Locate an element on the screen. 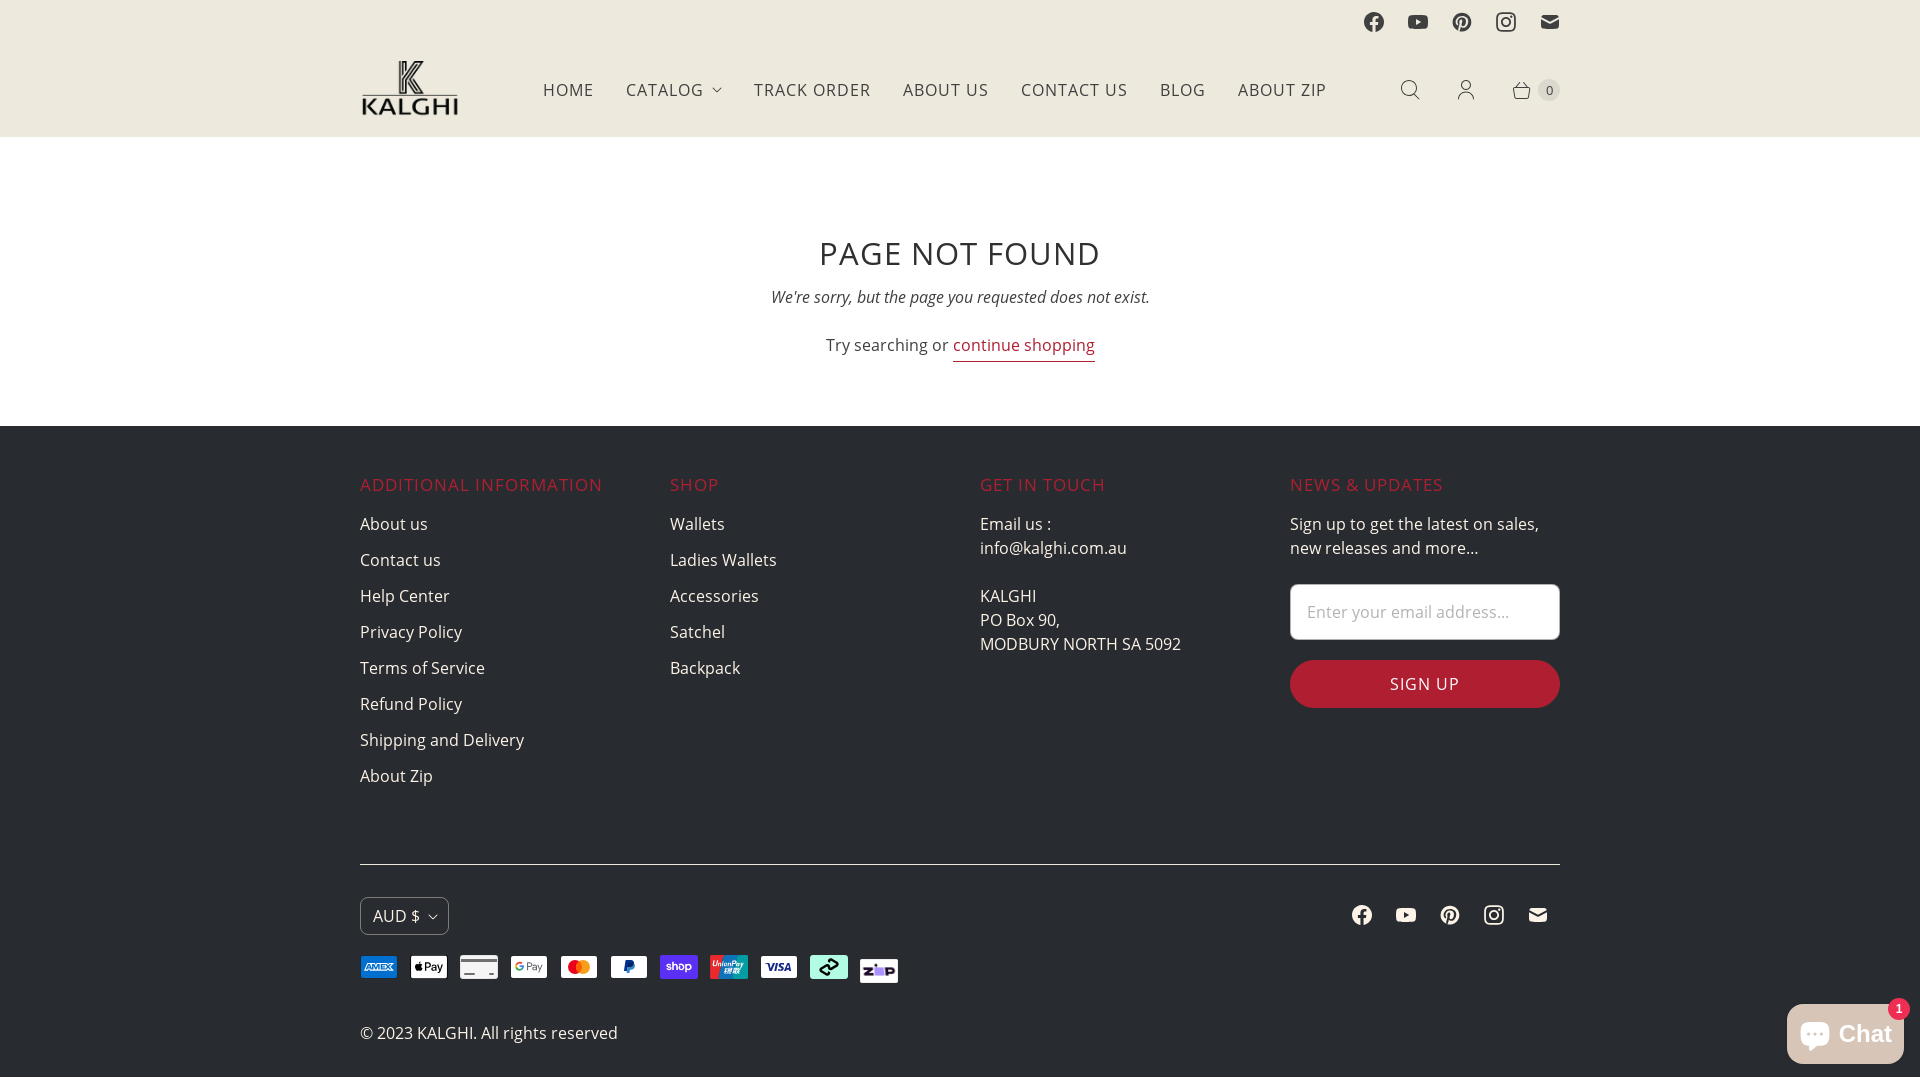 The height and width of the screenshot is (1080, 1920). 'Help Center' is located at coordinates (360, 595).